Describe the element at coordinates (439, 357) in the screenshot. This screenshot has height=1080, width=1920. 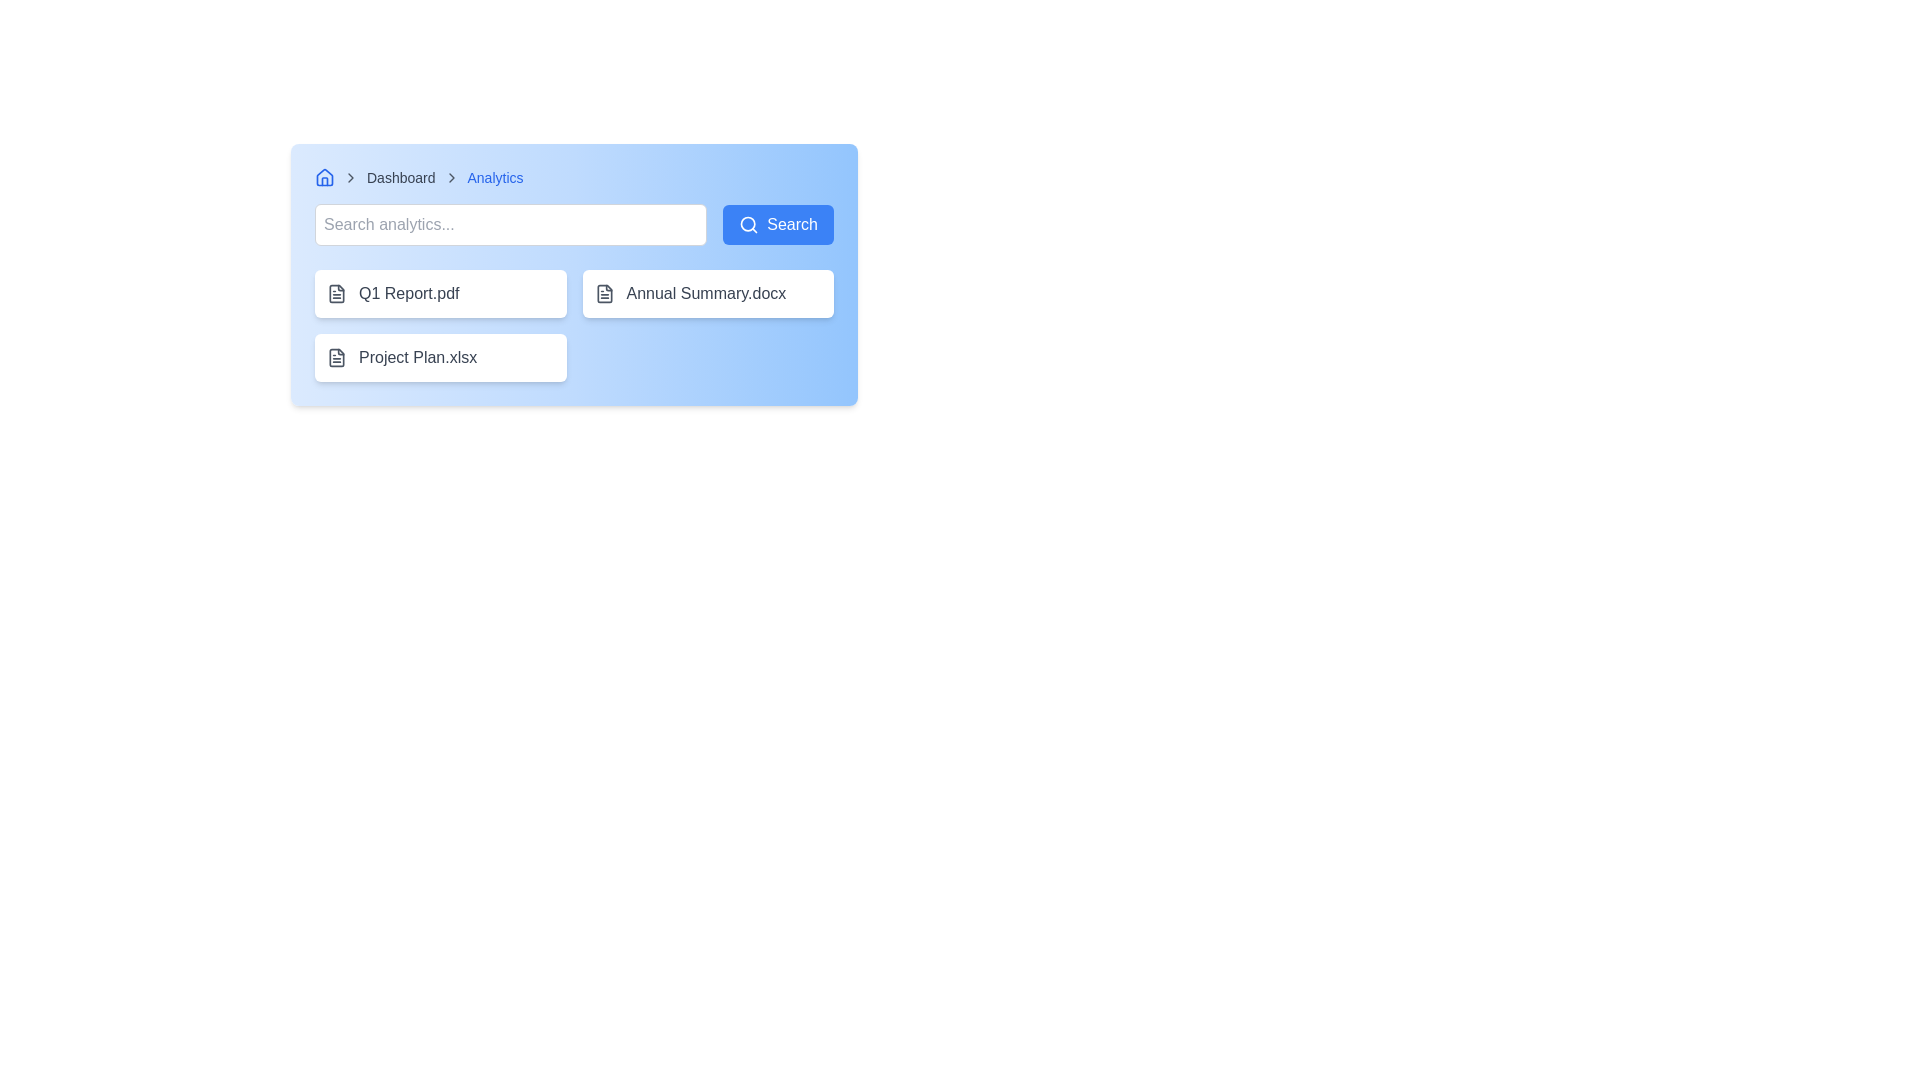
I see `the clickable list item representing the document 'Project Plan.xlsx'` at that location.